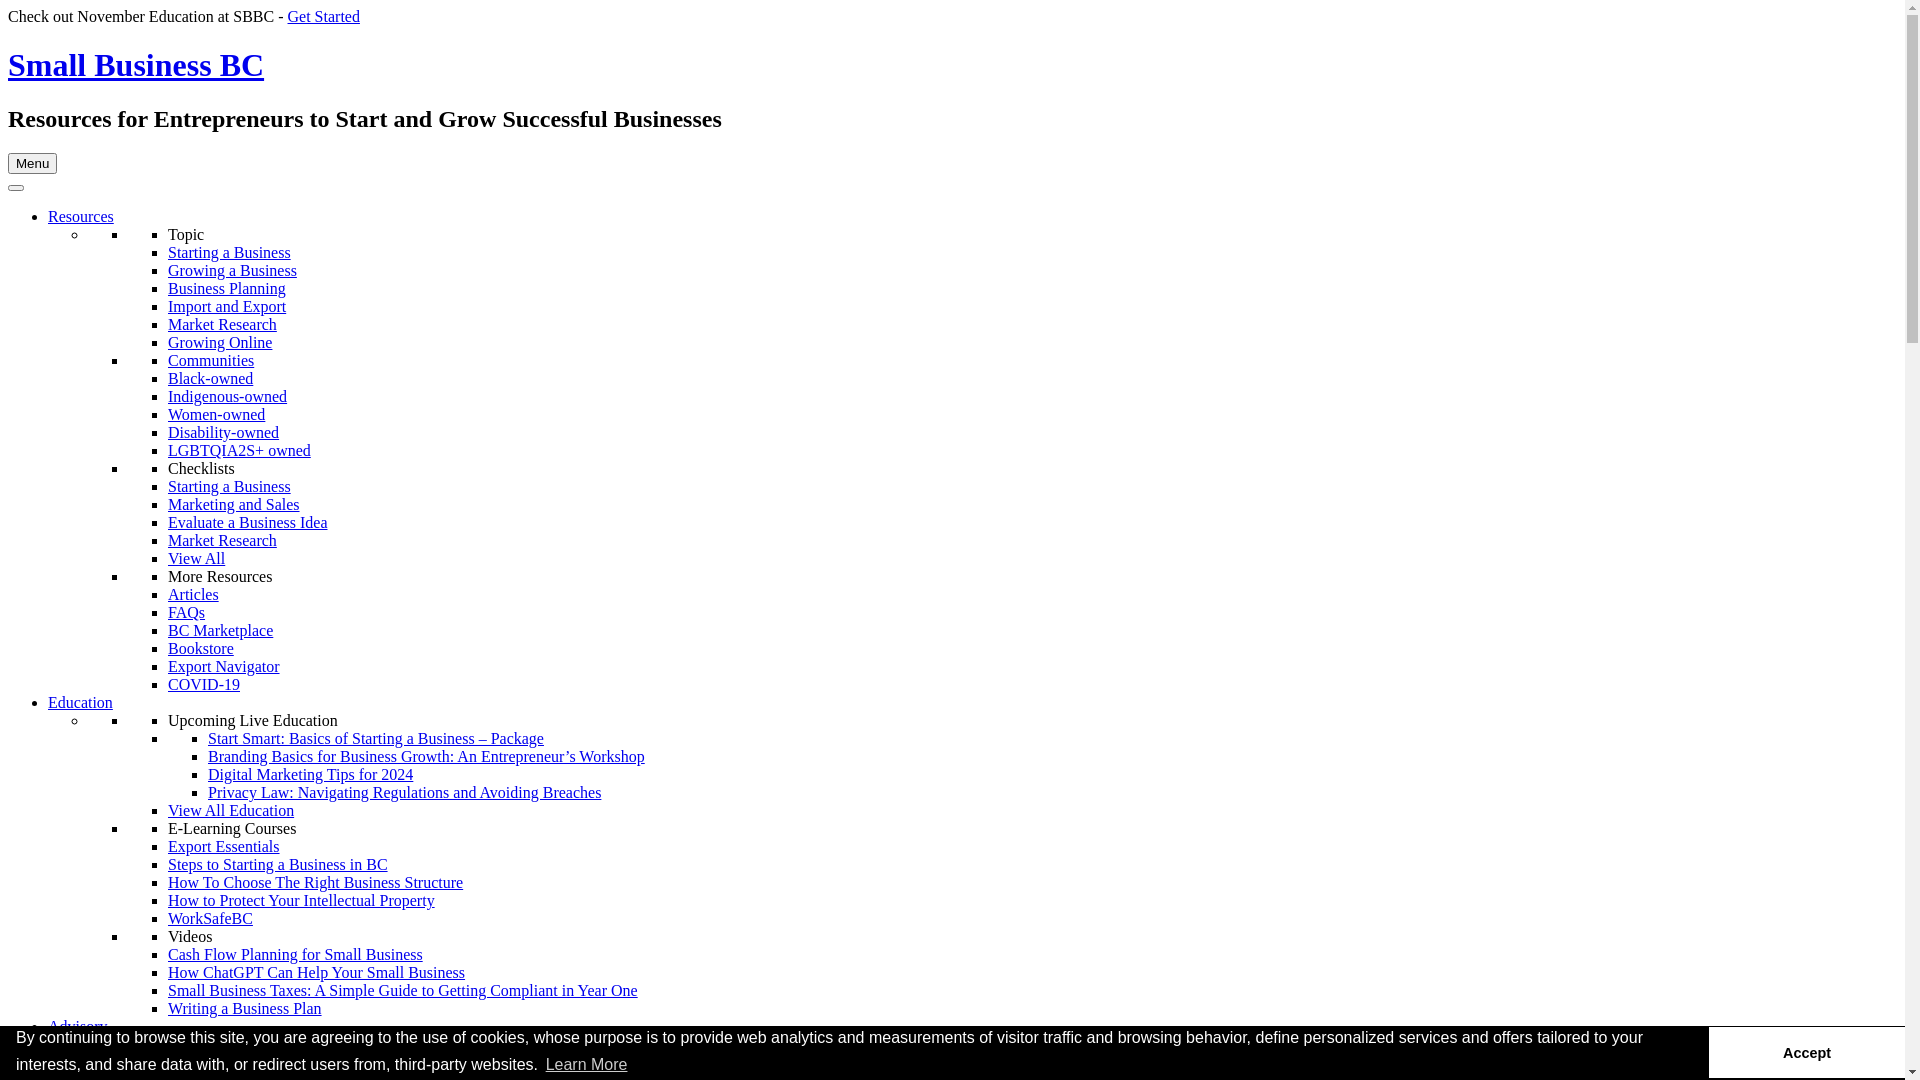 This screenshot has width=1920, height=1080. What do you see at coordinates (294, 953) in the screenshot?
I see `'Cash Flow Planning for Small Business'` at bounding box center [294, 953].